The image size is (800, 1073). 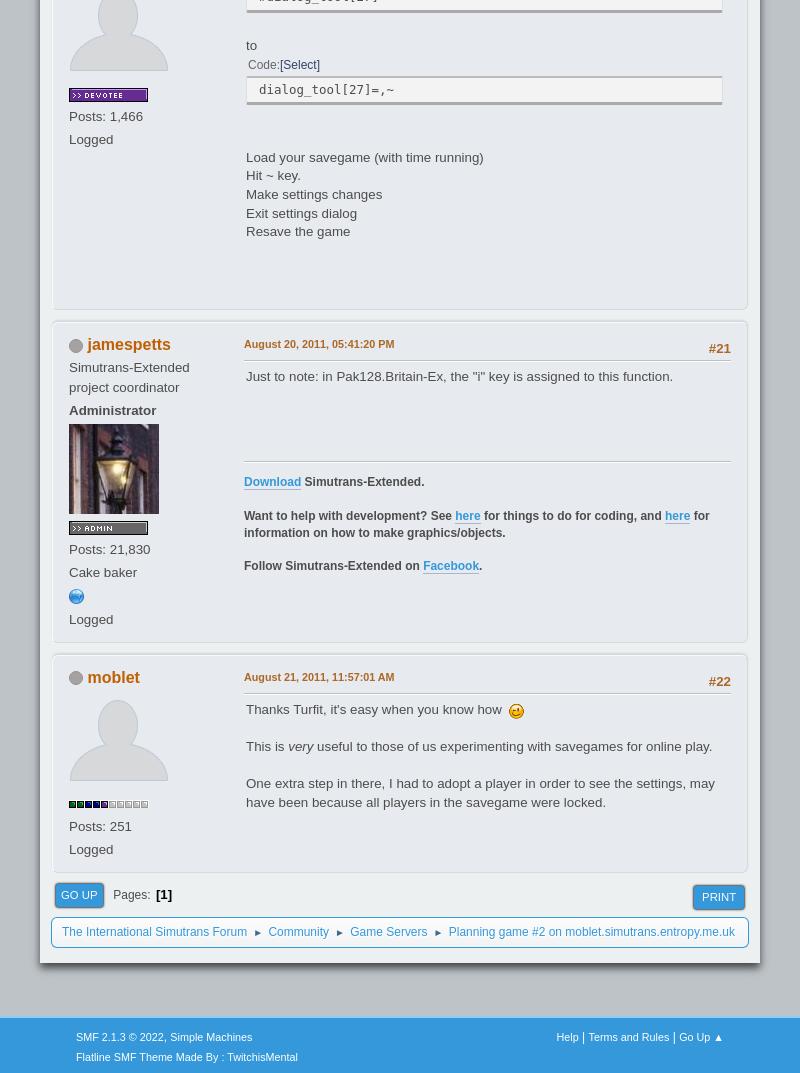 I want to click on ',', so click(x=166, y=1035).